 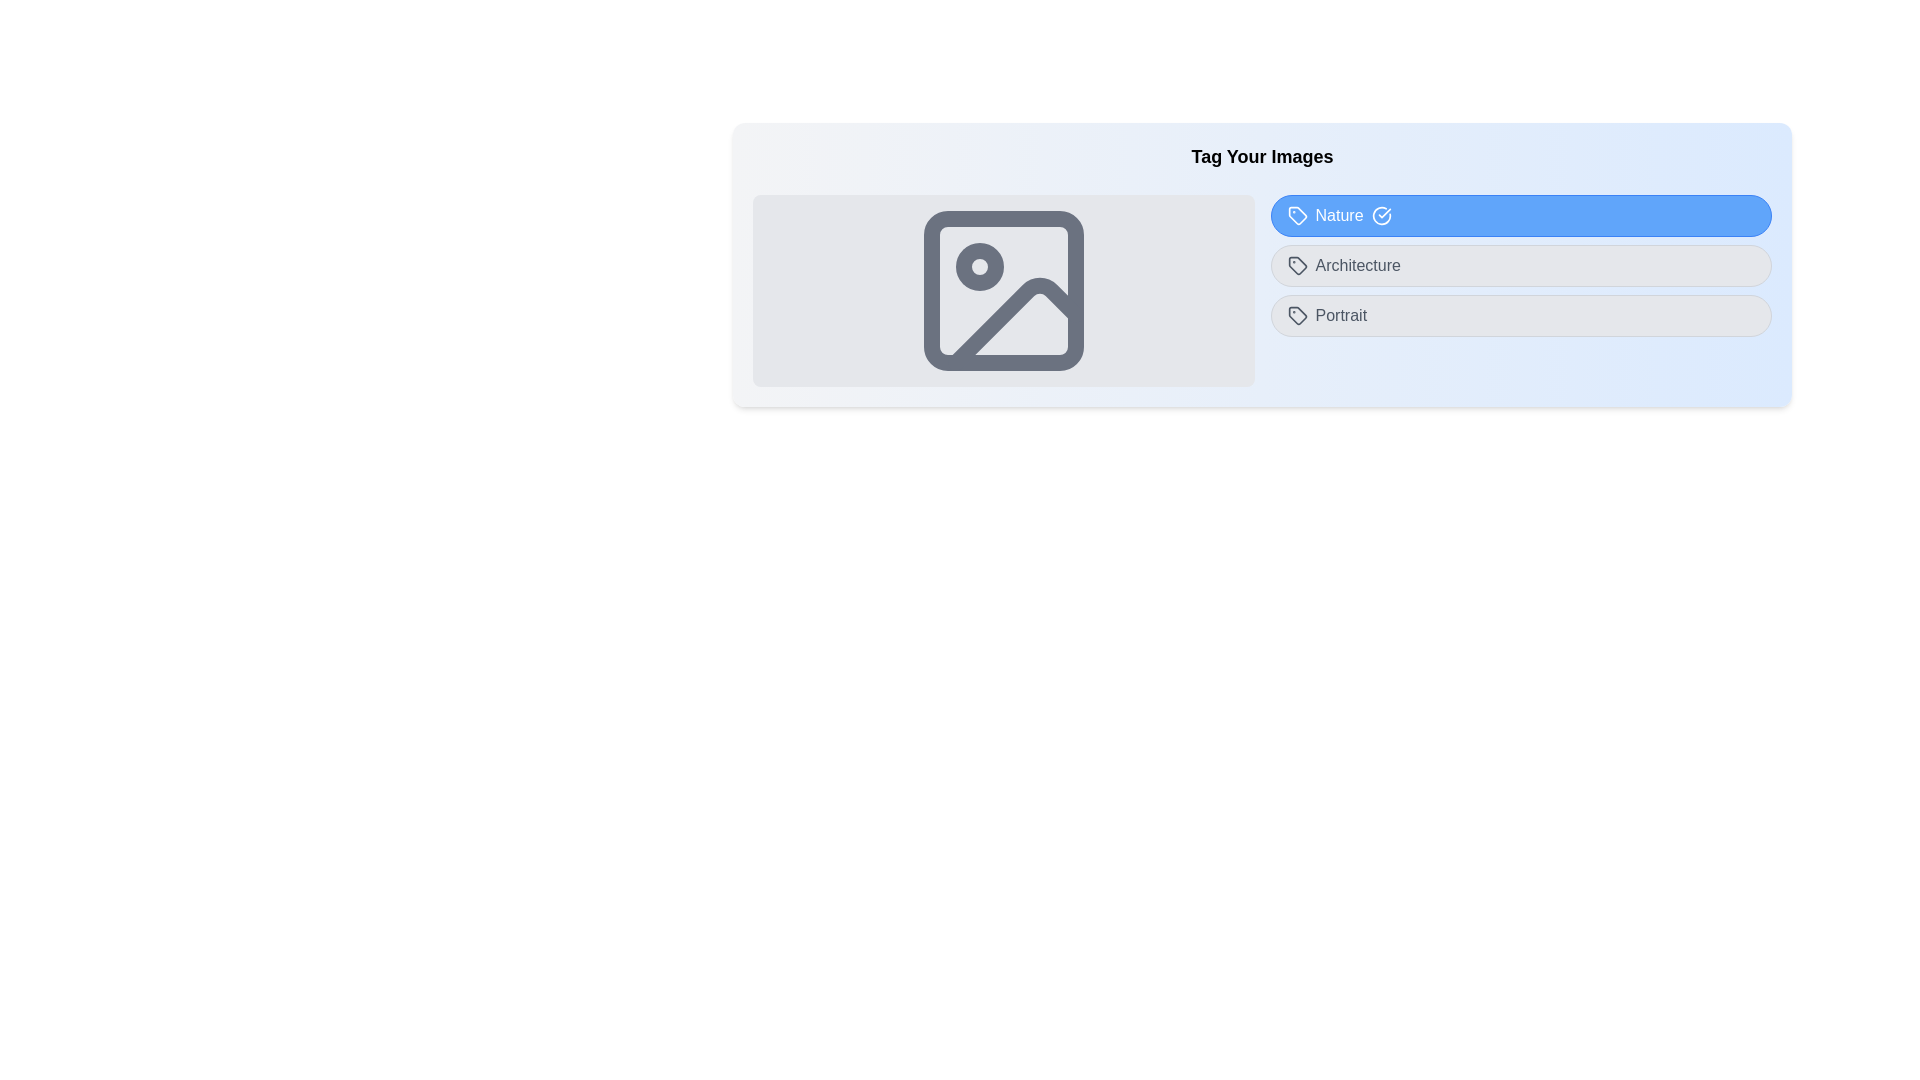 What do you see at coordinates (1520, 216) in the screenshot?
I see `the tag Nature` at bounding box center [1520, 216].